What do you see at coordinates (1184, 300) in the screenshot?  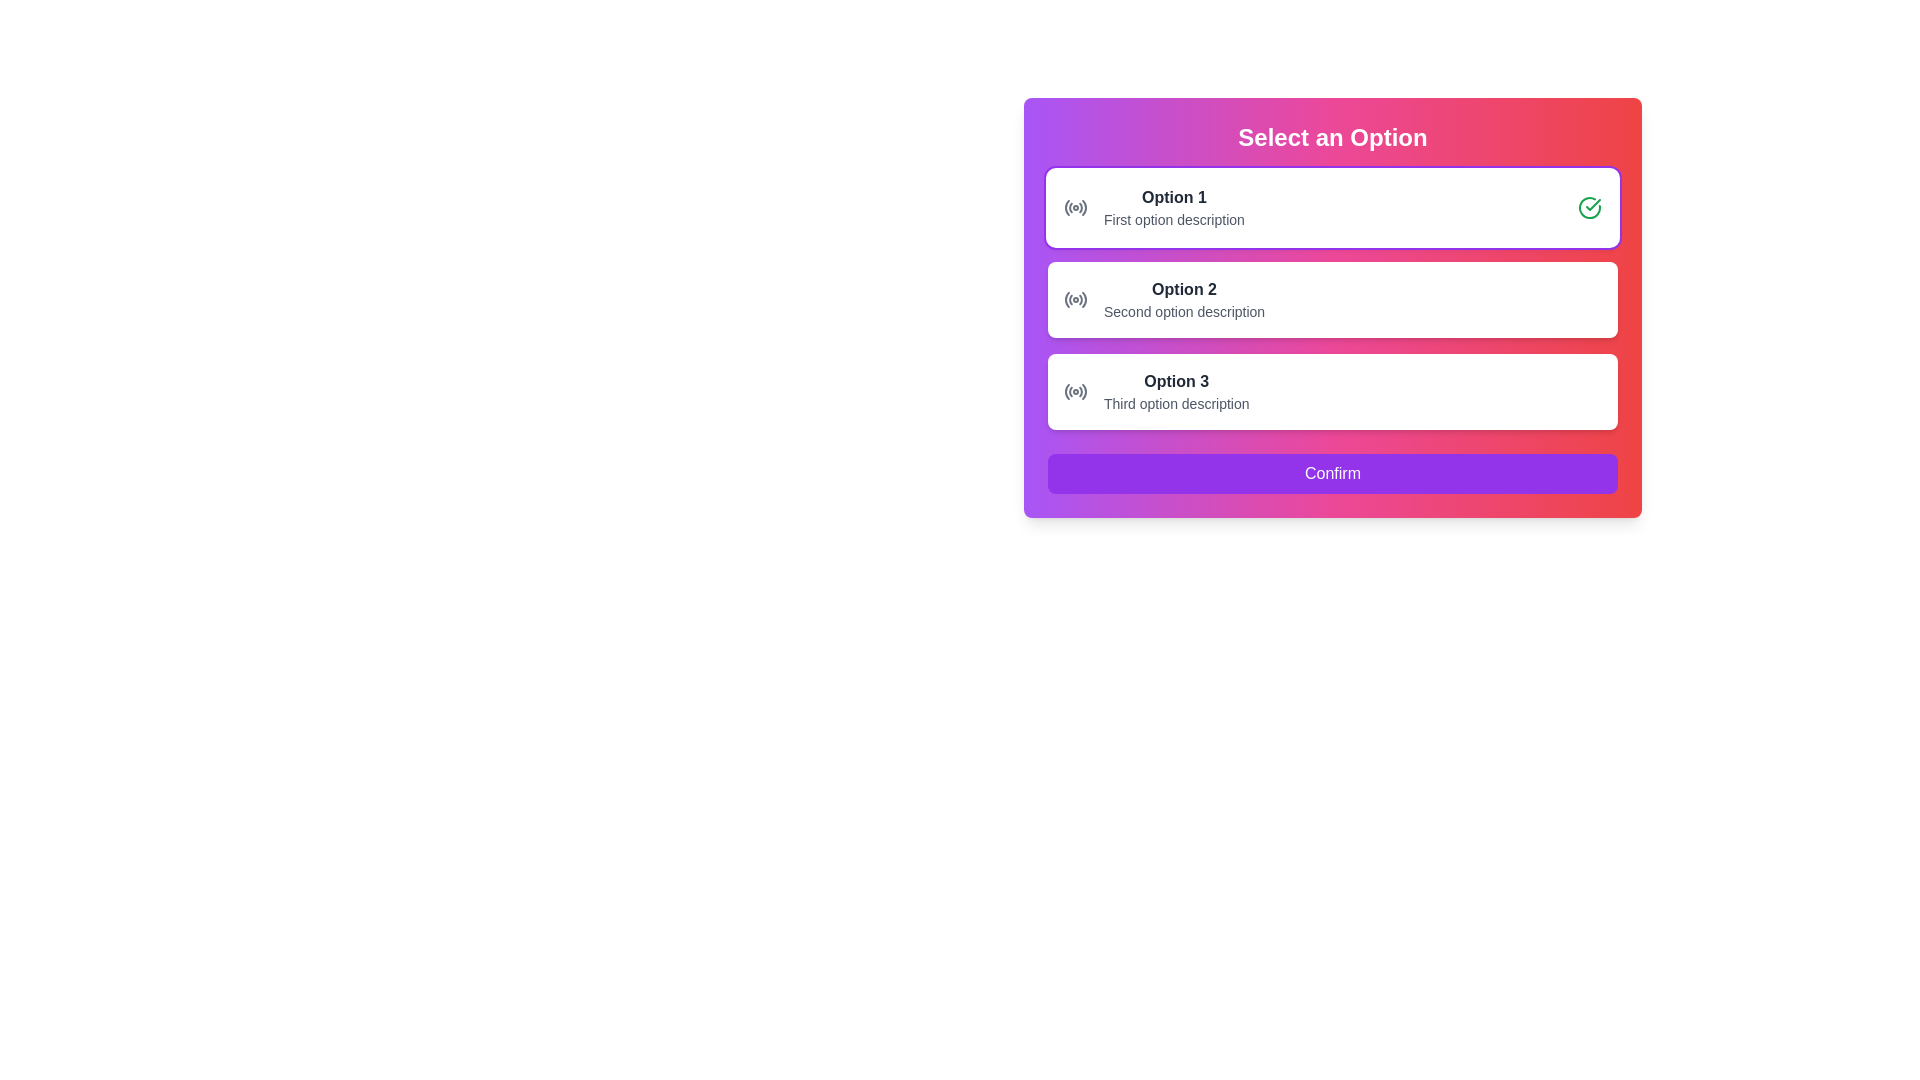 I see `the second option in the vertical list of selectable text card elements` at bounding box center [1184, 300].